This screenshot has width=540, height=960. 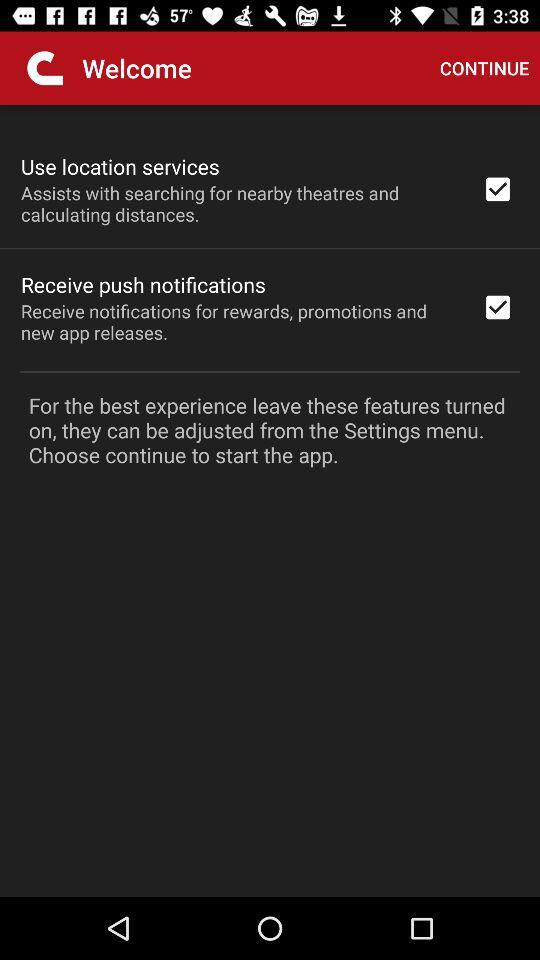 What do you see at coordinates (238, 203) in the screenshot?
I see `assists with searching item` at bounding box center [238, 203].